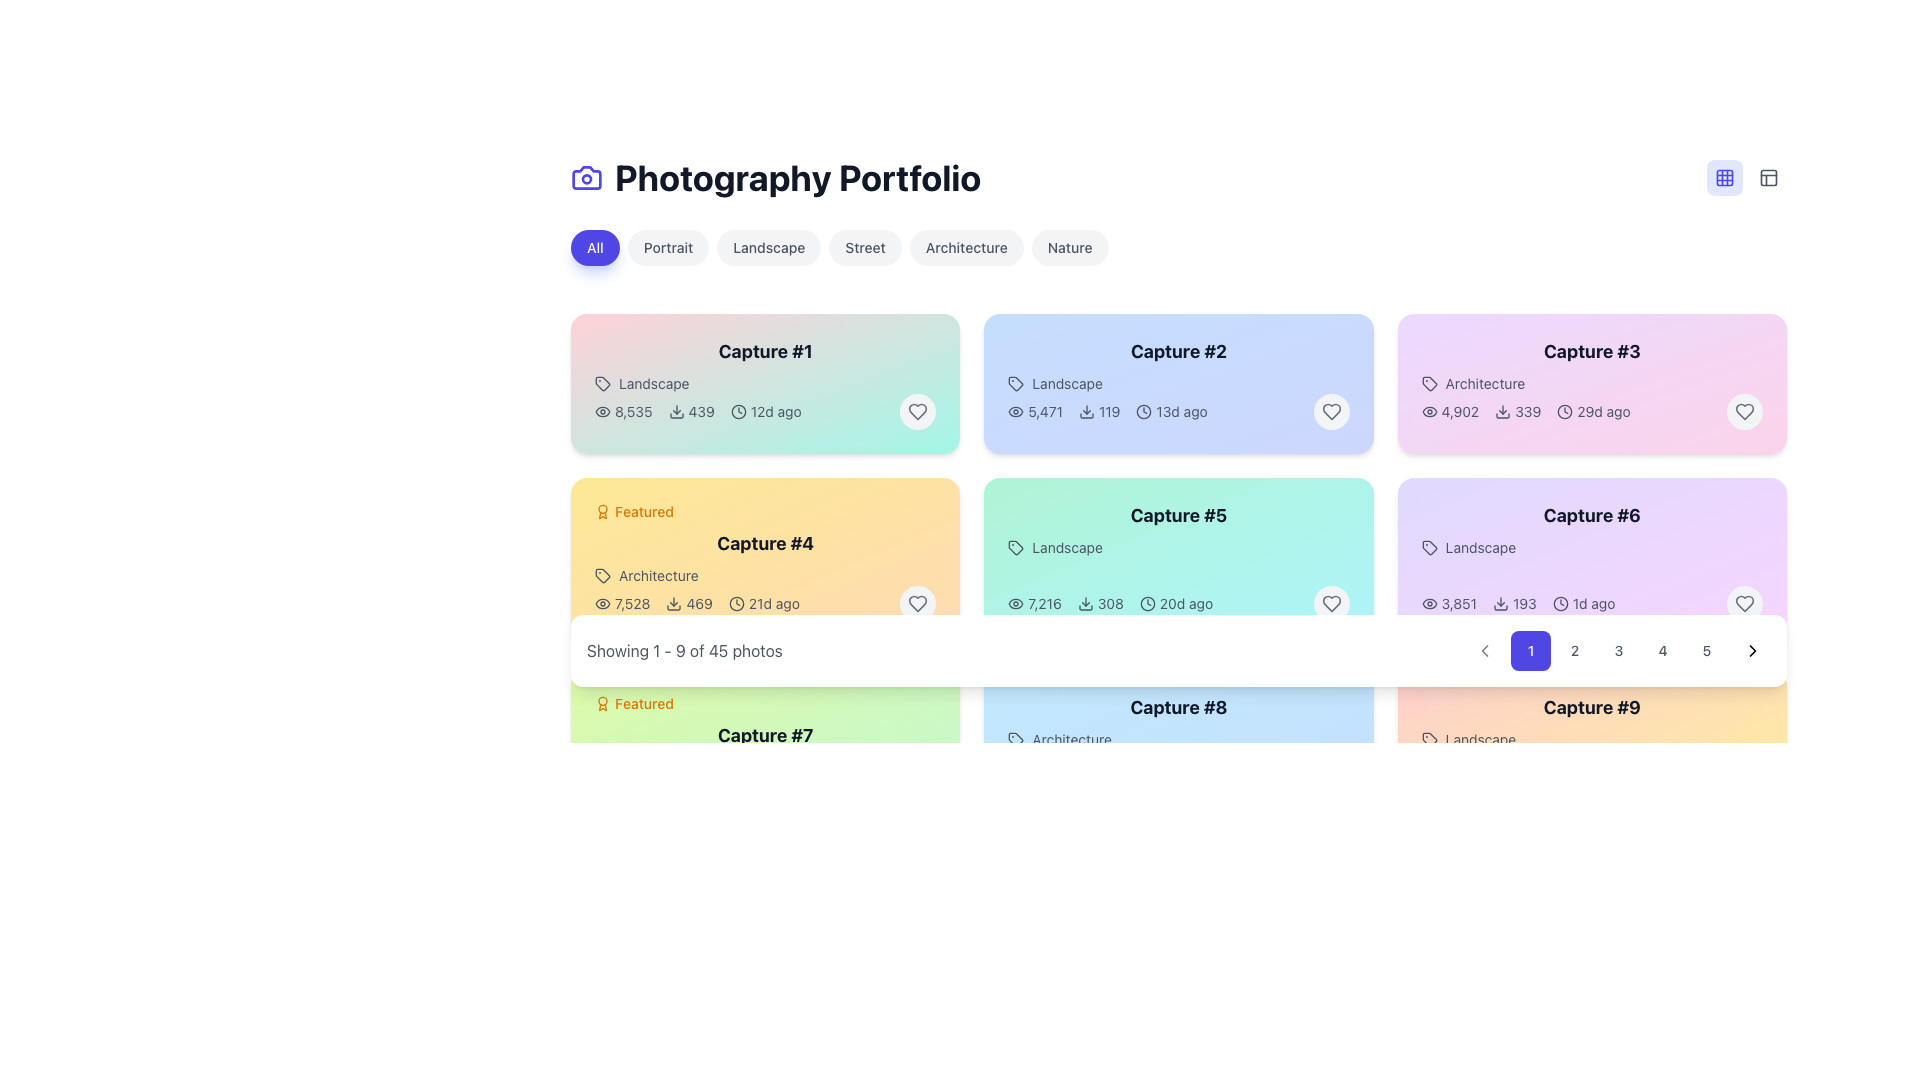 The width and height of the screenshot is (1920, 1080). Describe the element at coordinates (1147, 603) in the screenshot. I see `the clock icon located next to the '20d ago' text in the bottom right section of the 'Capture #5' card` at that location.